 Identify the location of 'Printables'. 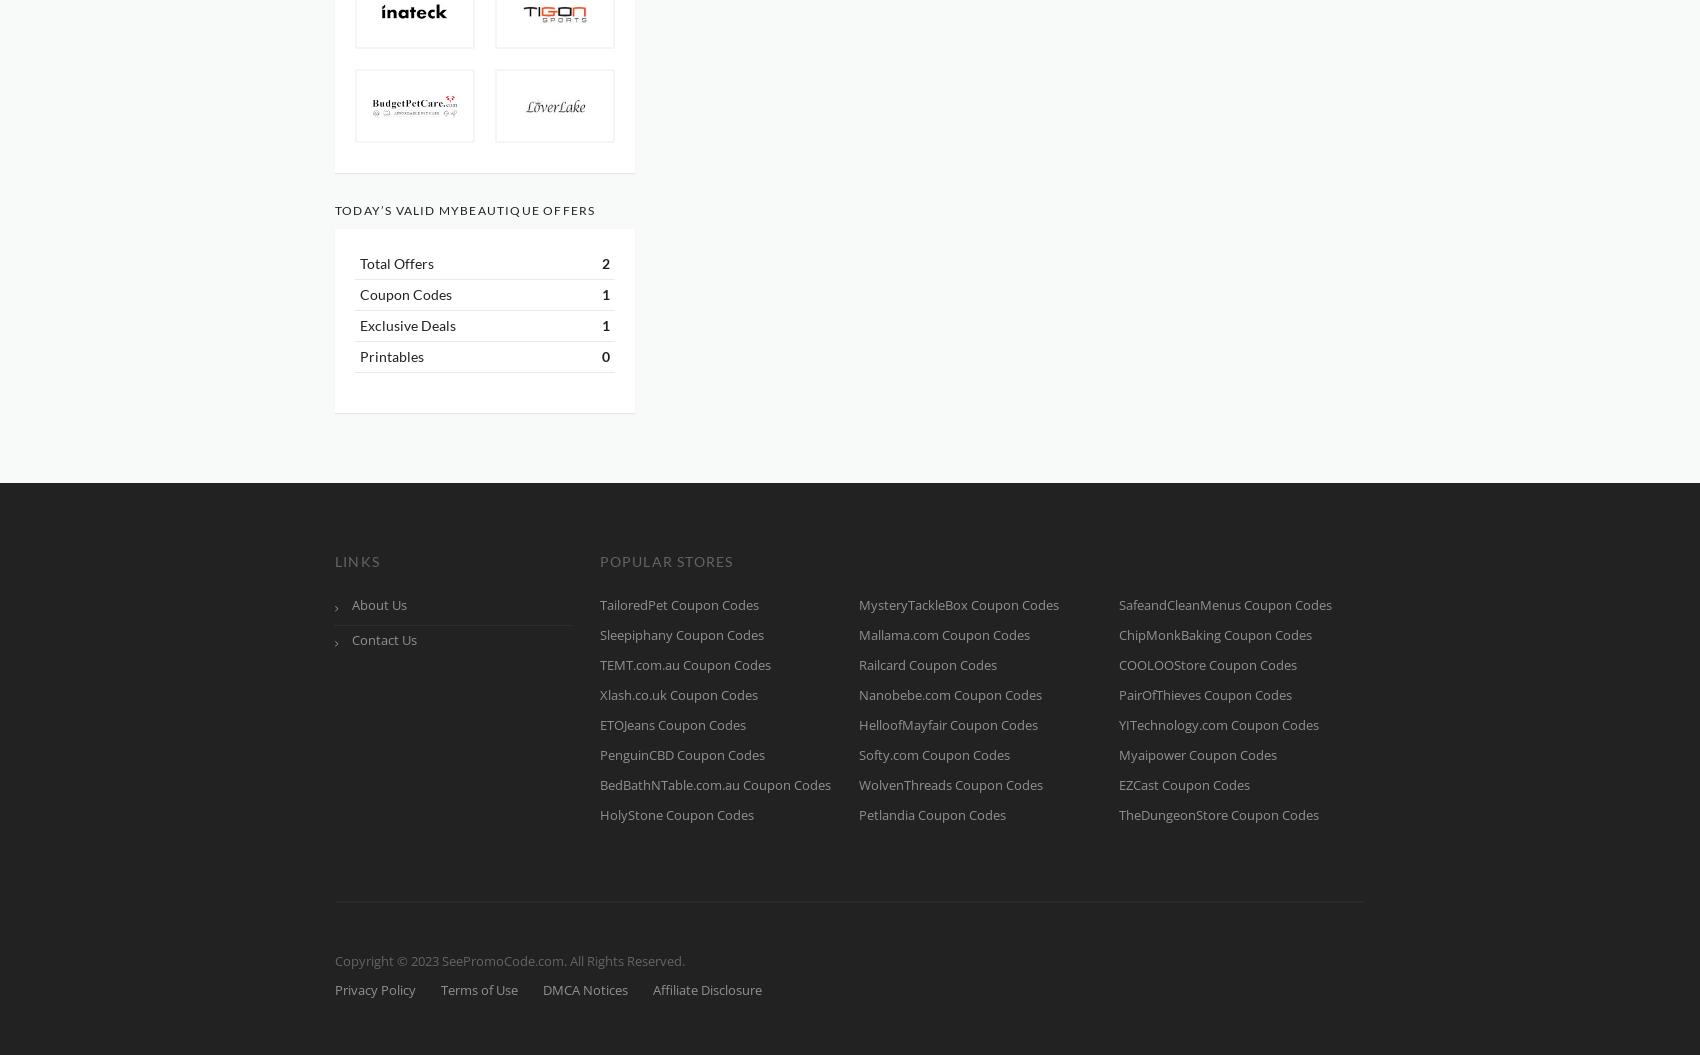
(359, 355).